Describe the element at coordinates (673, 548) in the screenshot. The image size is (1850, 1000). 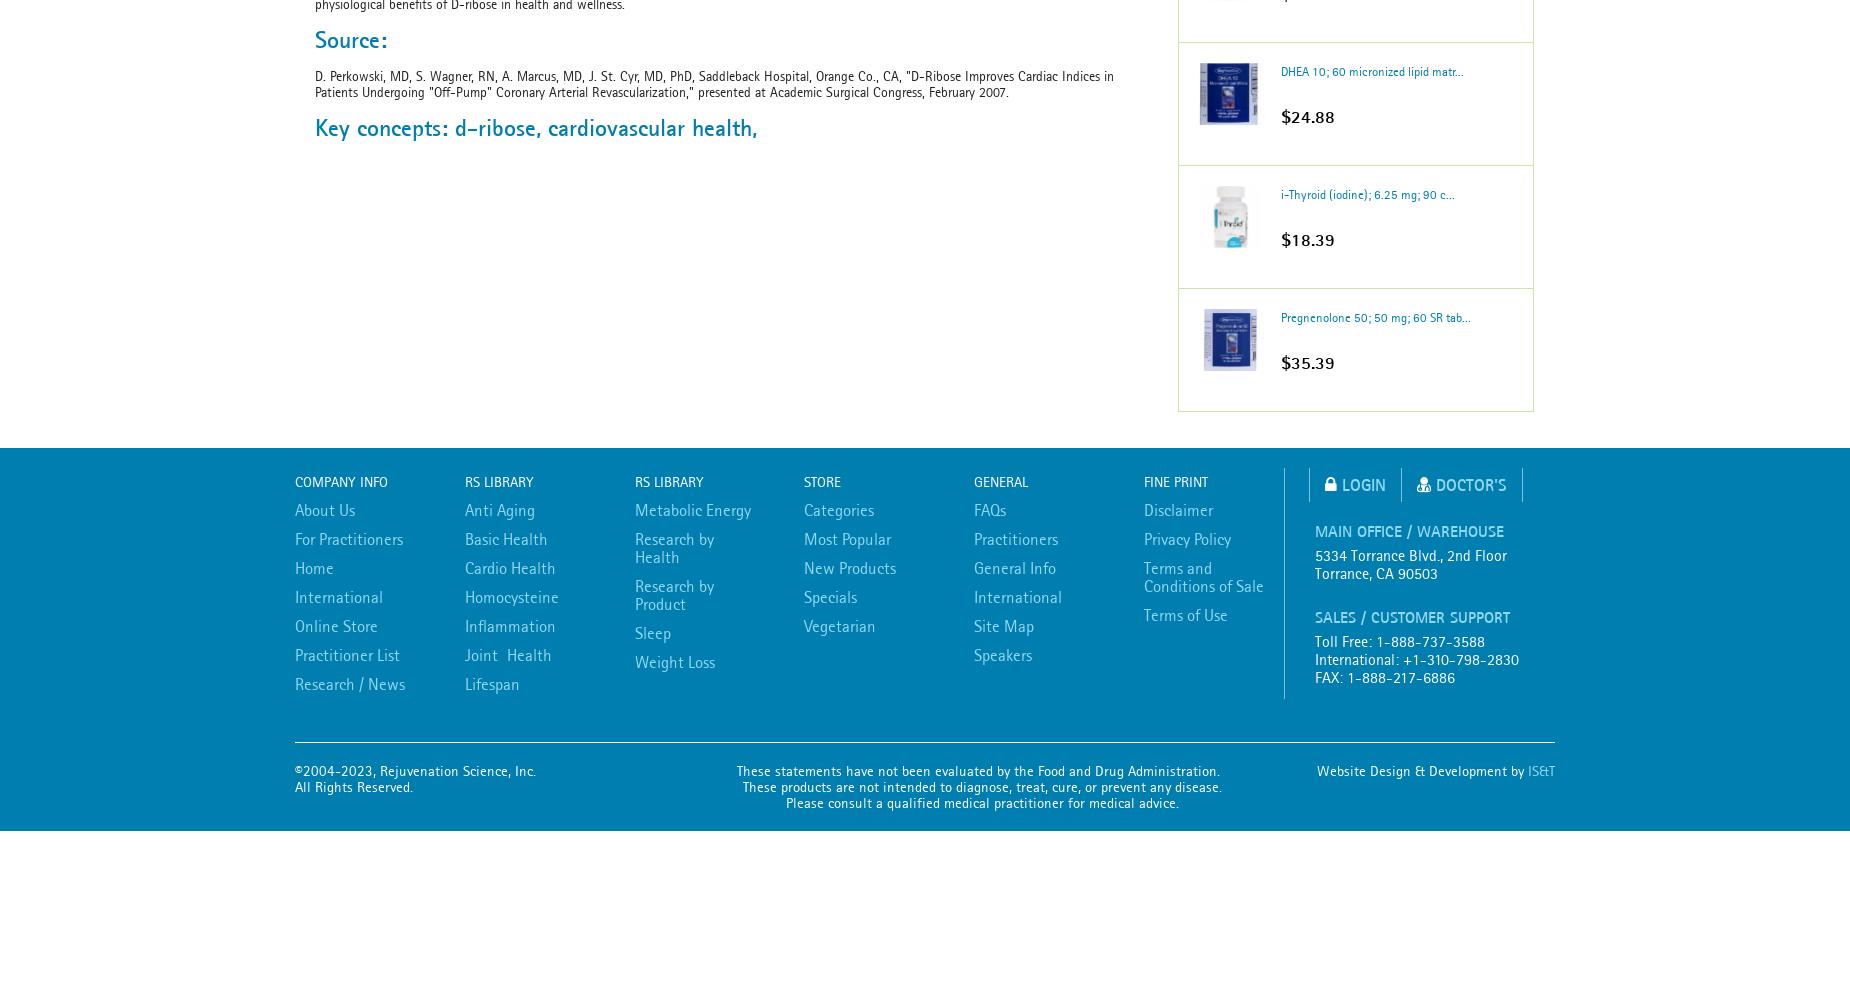
I see `'Research by Health'` at that location.